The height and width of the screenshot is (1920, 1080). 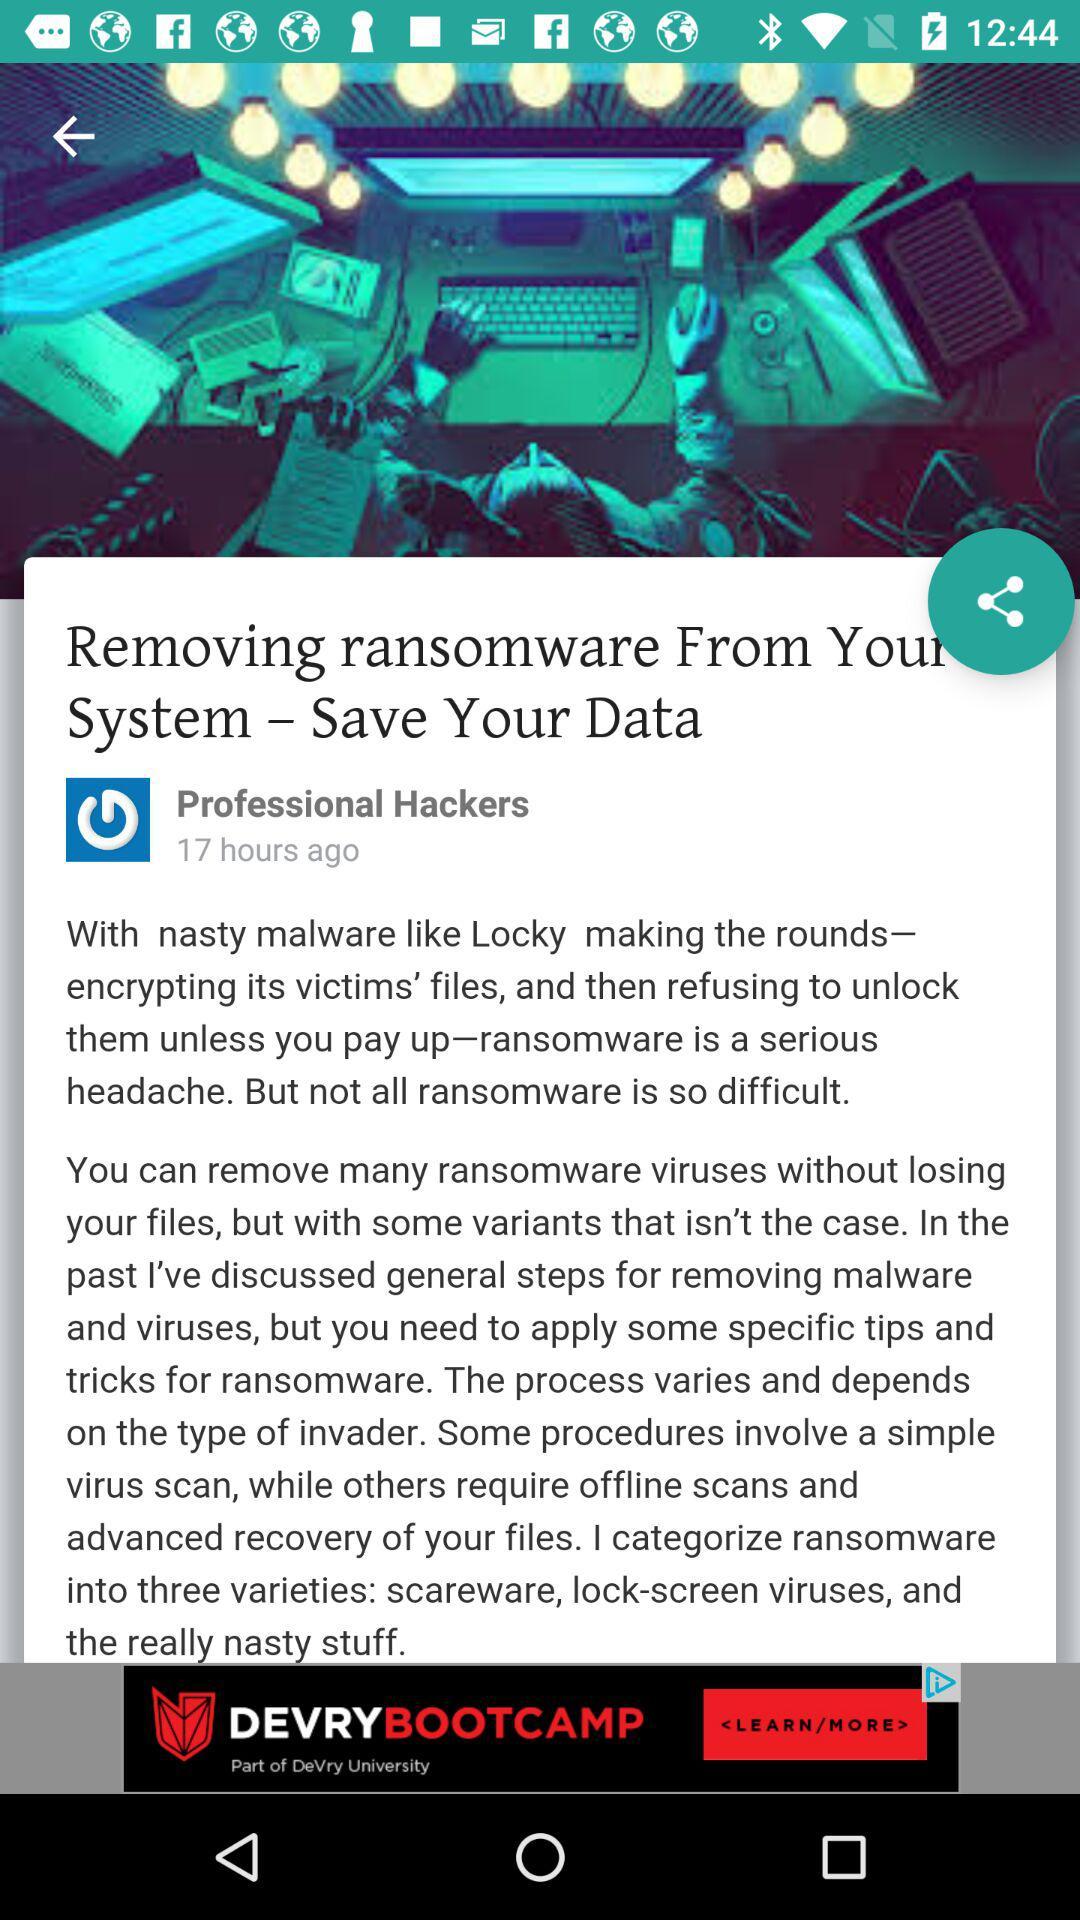 I want to click on the share icon, so click(x=1001, y=600).